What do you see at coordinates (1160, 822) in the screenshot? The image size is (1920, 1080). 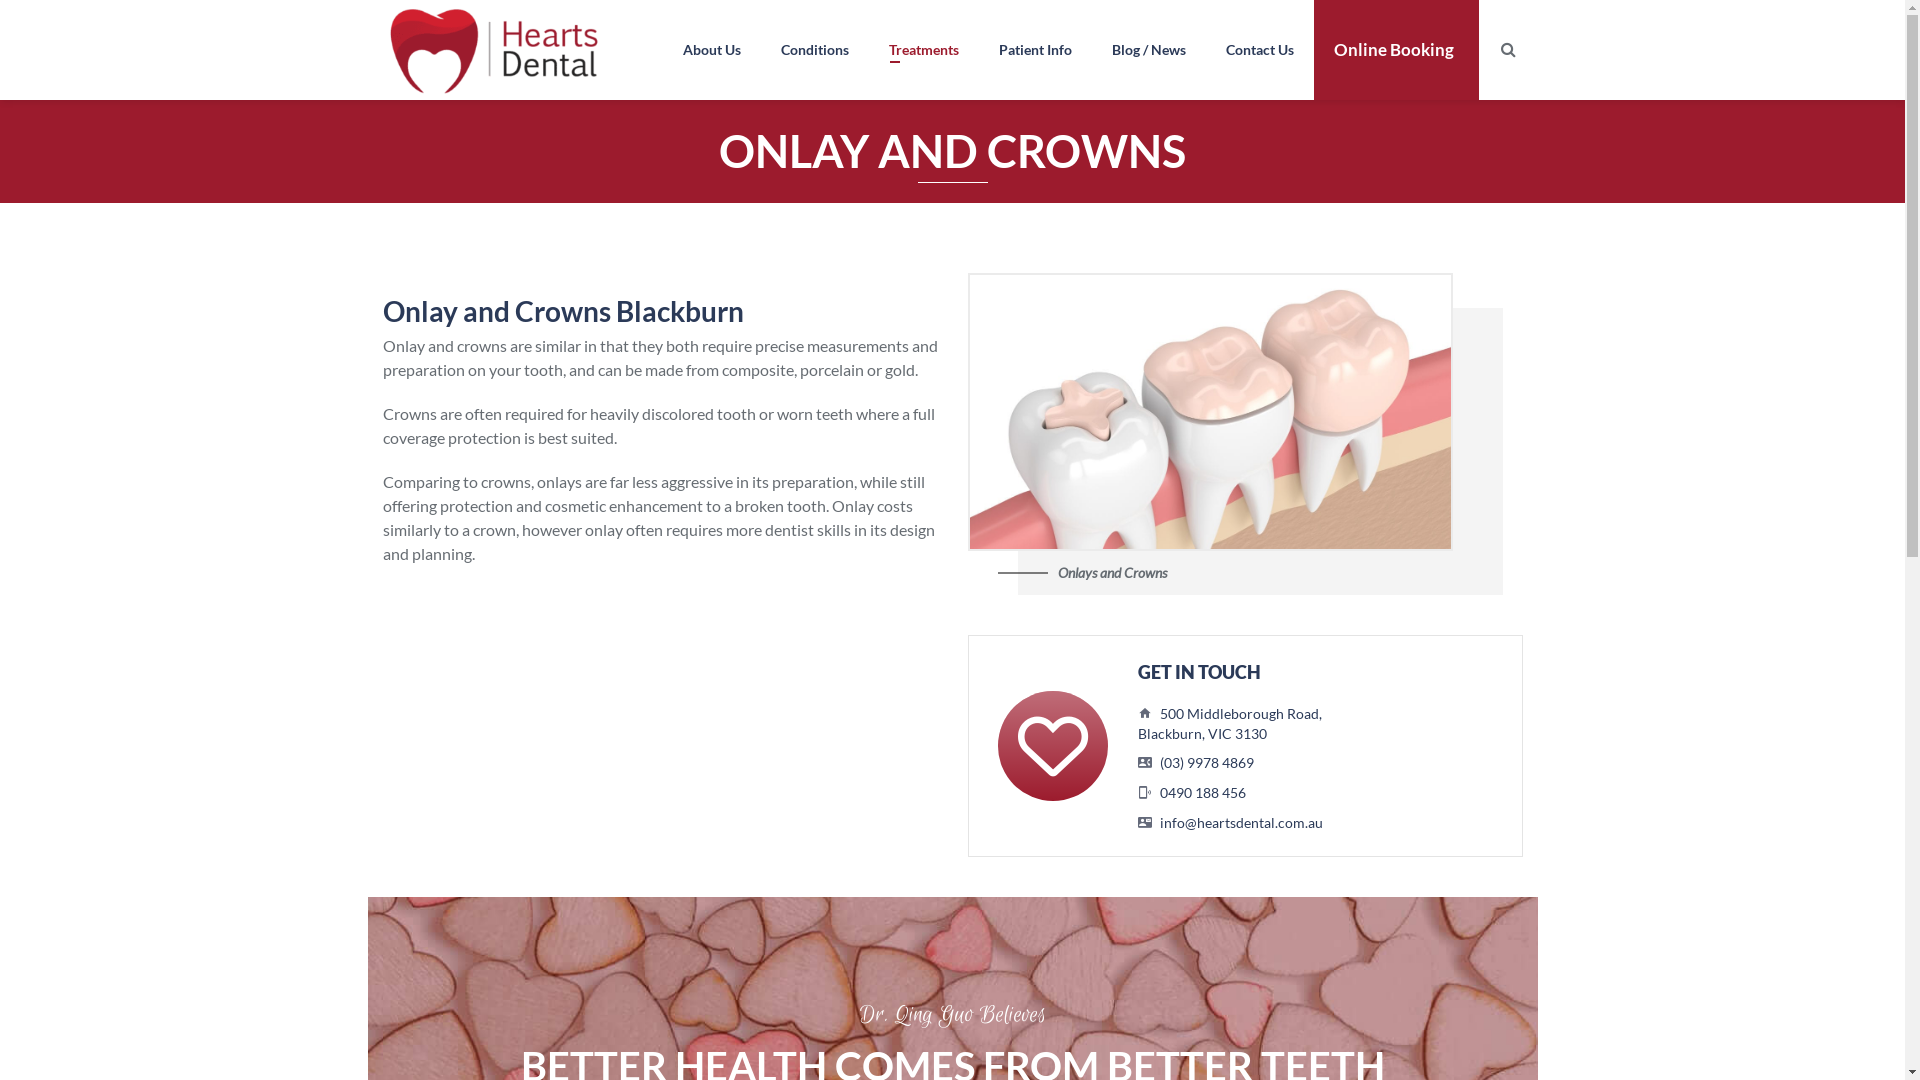 I see `'info@heartsdental.com.au'` at bounding box center [1160, 822].